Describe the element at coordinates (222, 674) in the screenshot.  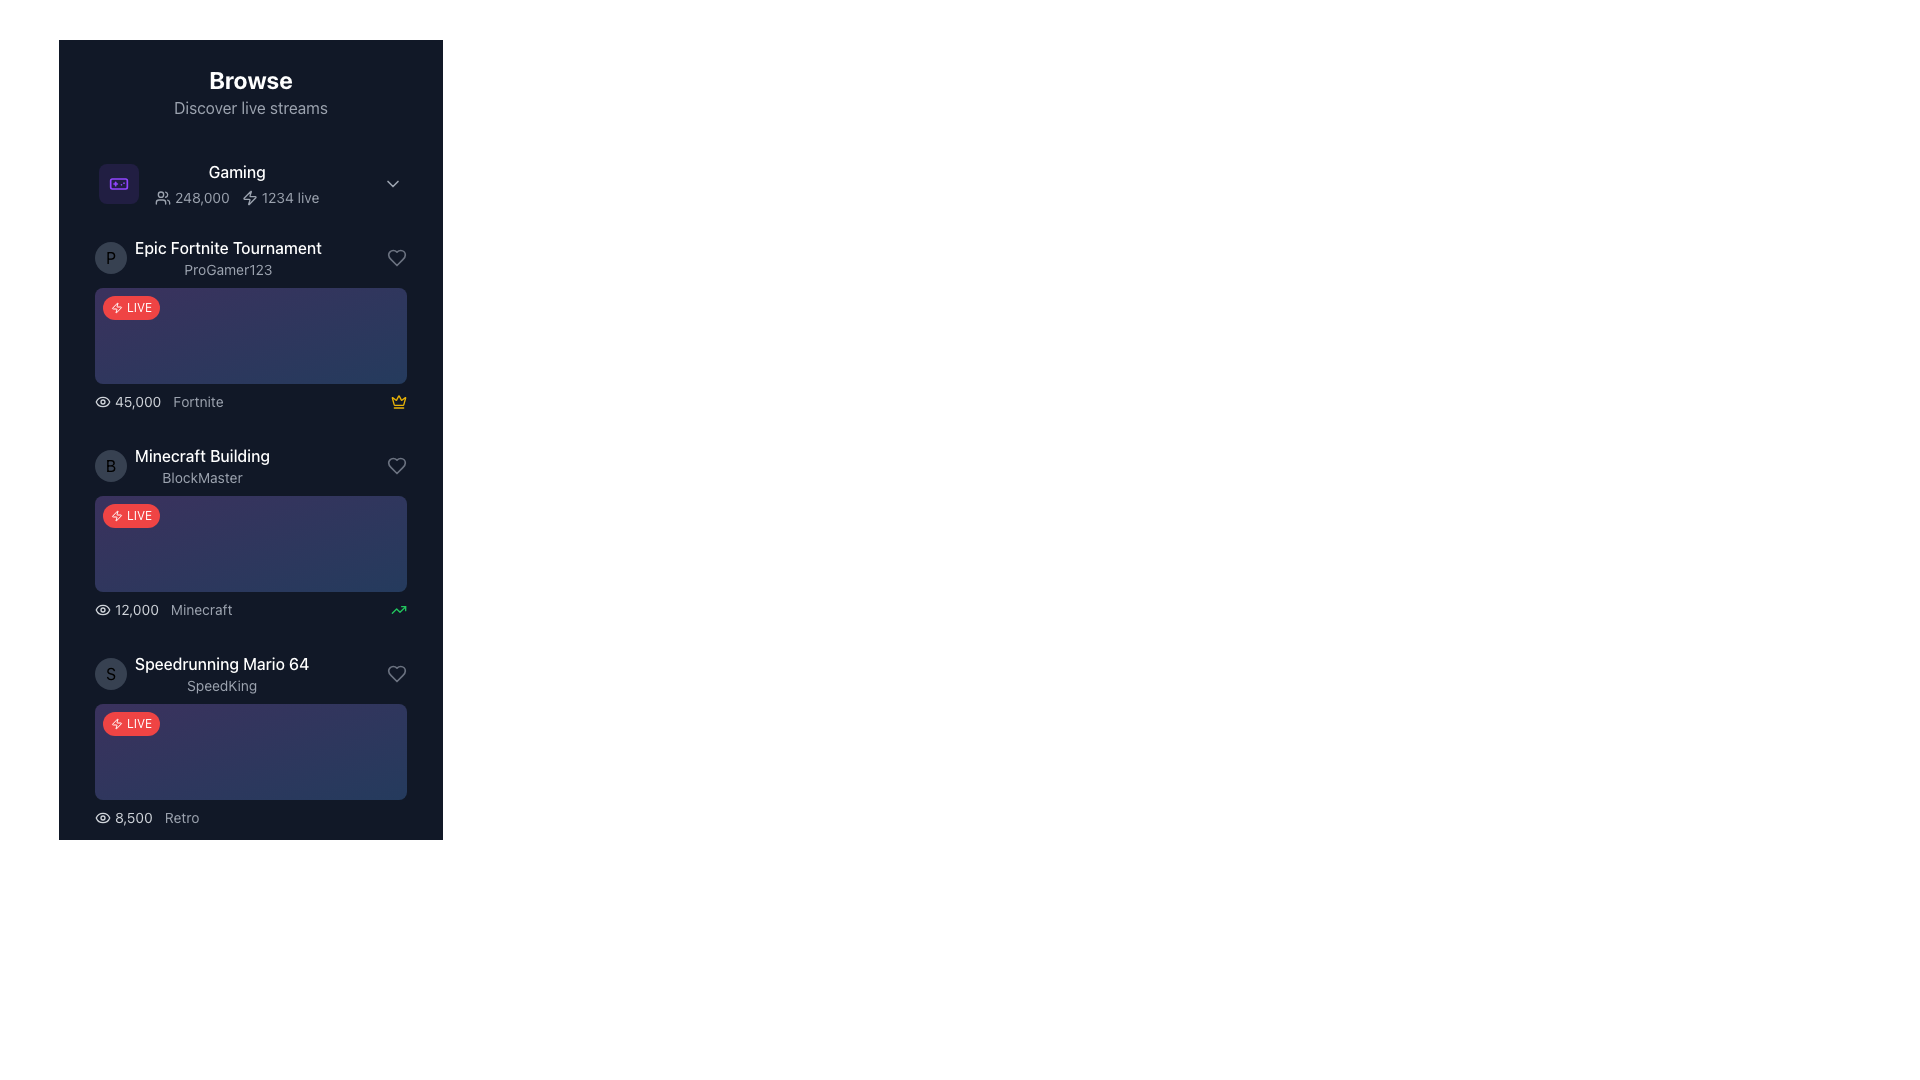
I see `the text block displaying the title 'Speedrunning Mario 64' and subtitle 'SpeedKing'` at that location.